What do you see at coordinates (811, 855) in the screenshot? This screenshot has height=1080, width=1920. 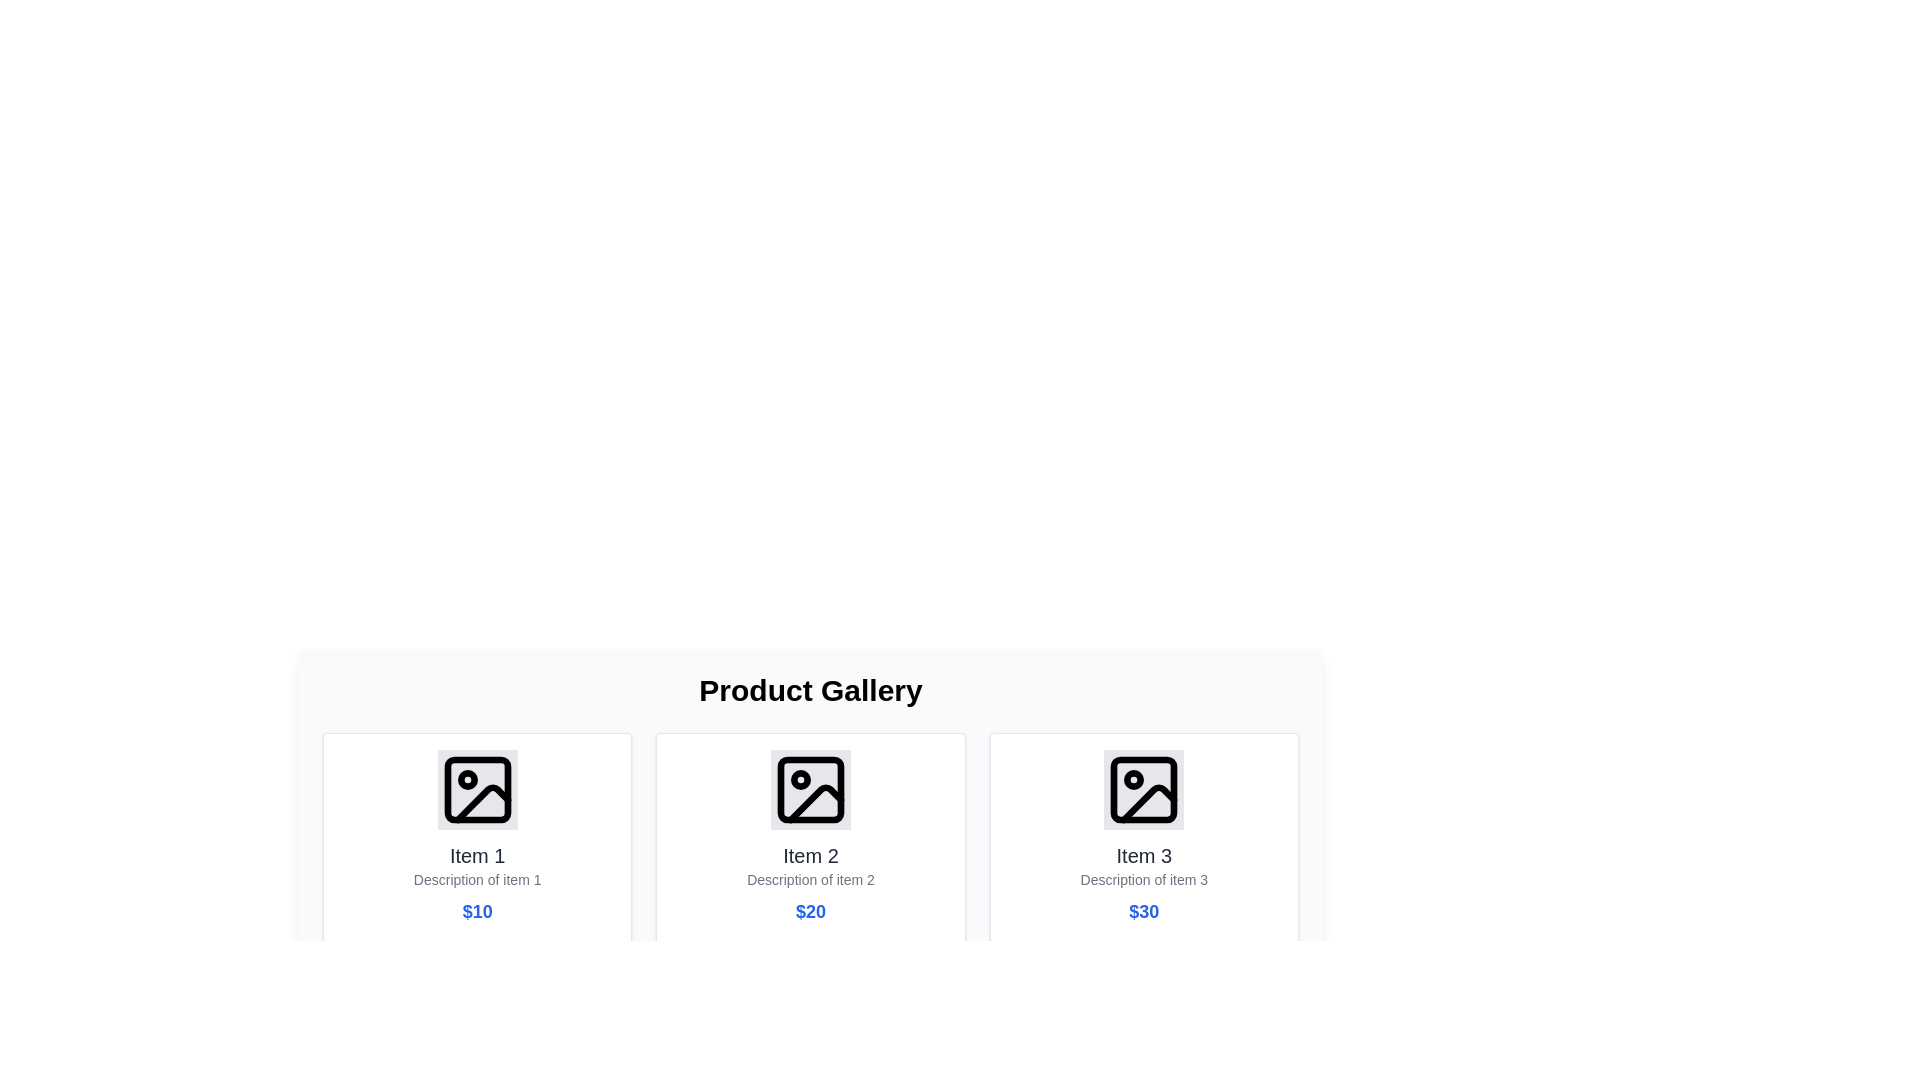 I see `the text label displaying 'Item 2', which is part of a vertically arranged section with an image and description, located in the second card of a horizontally aligned list` at bounding box center [811, 855].